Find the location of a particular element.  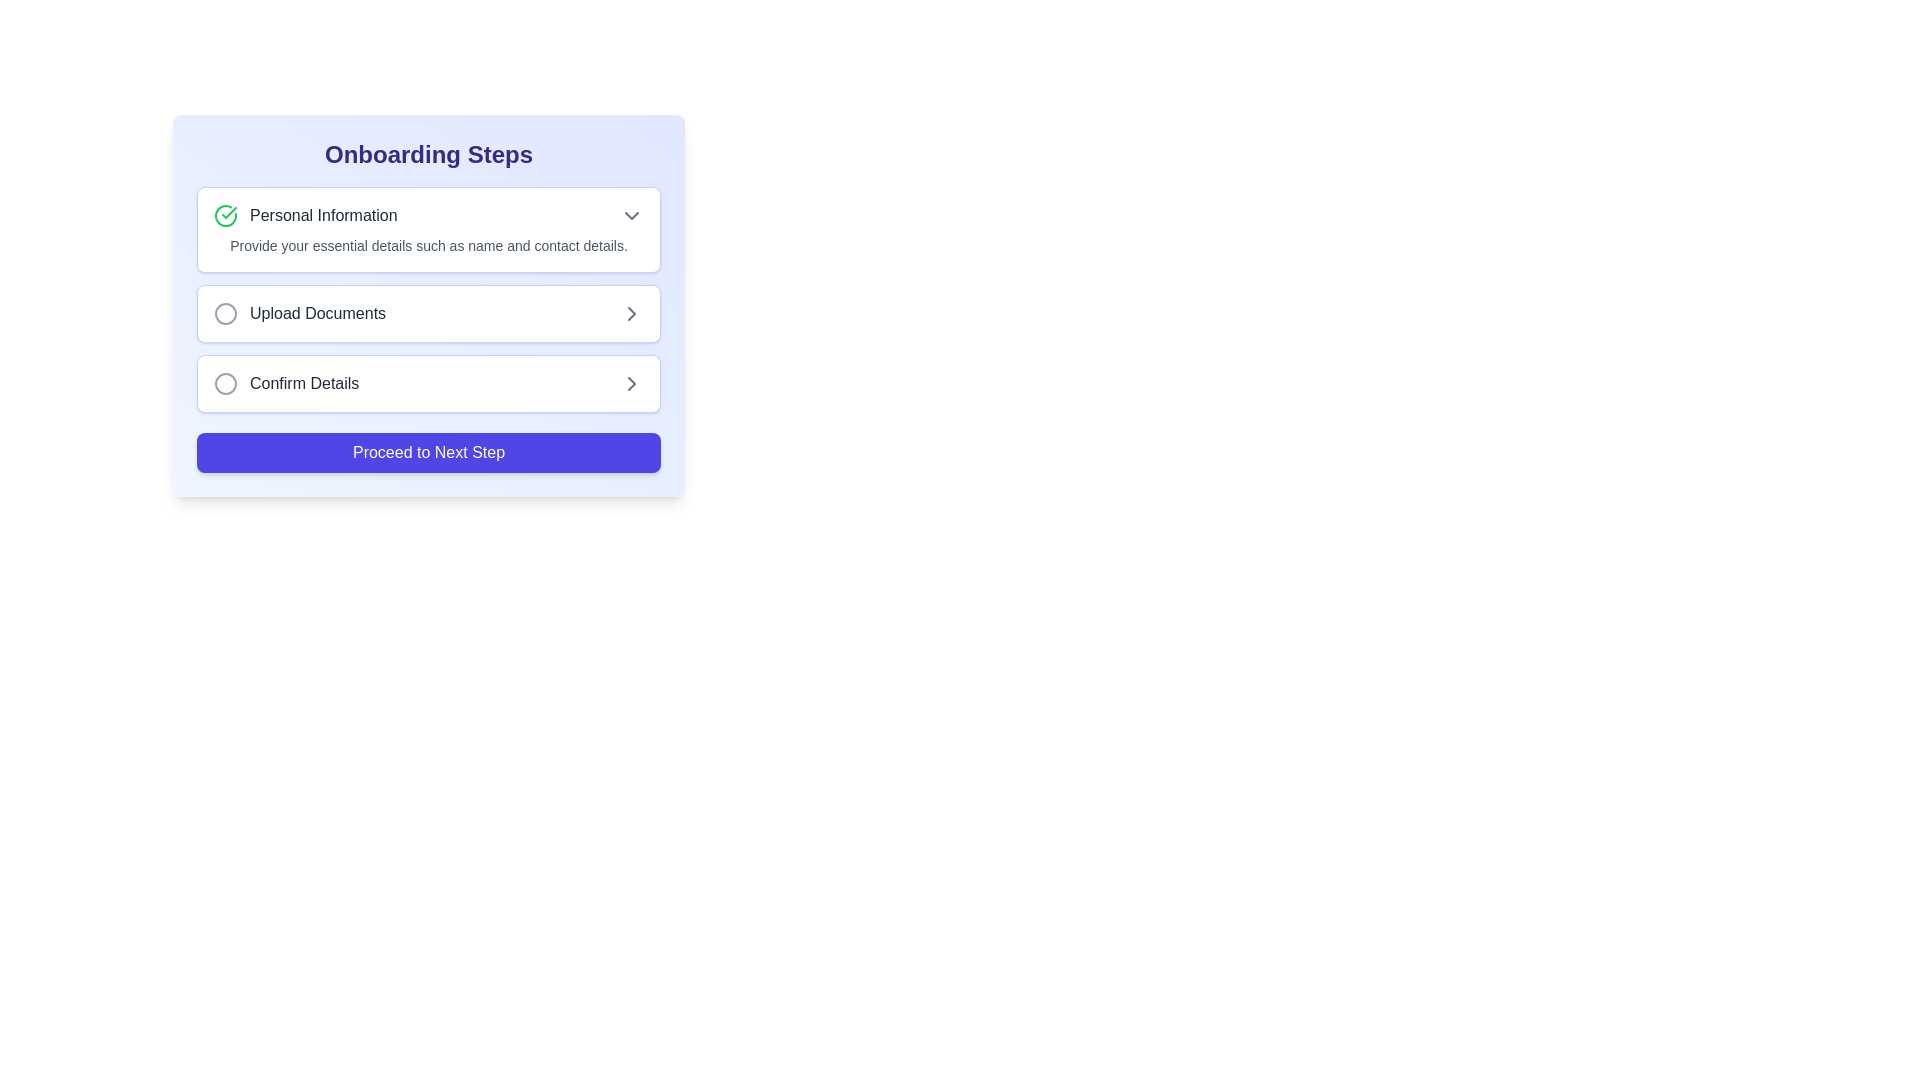

the rectangular button with rounded corners and a vivid indigo background that displays the text 'Proceed to Next Step' to change its background color is located at coordinates (427, 452).